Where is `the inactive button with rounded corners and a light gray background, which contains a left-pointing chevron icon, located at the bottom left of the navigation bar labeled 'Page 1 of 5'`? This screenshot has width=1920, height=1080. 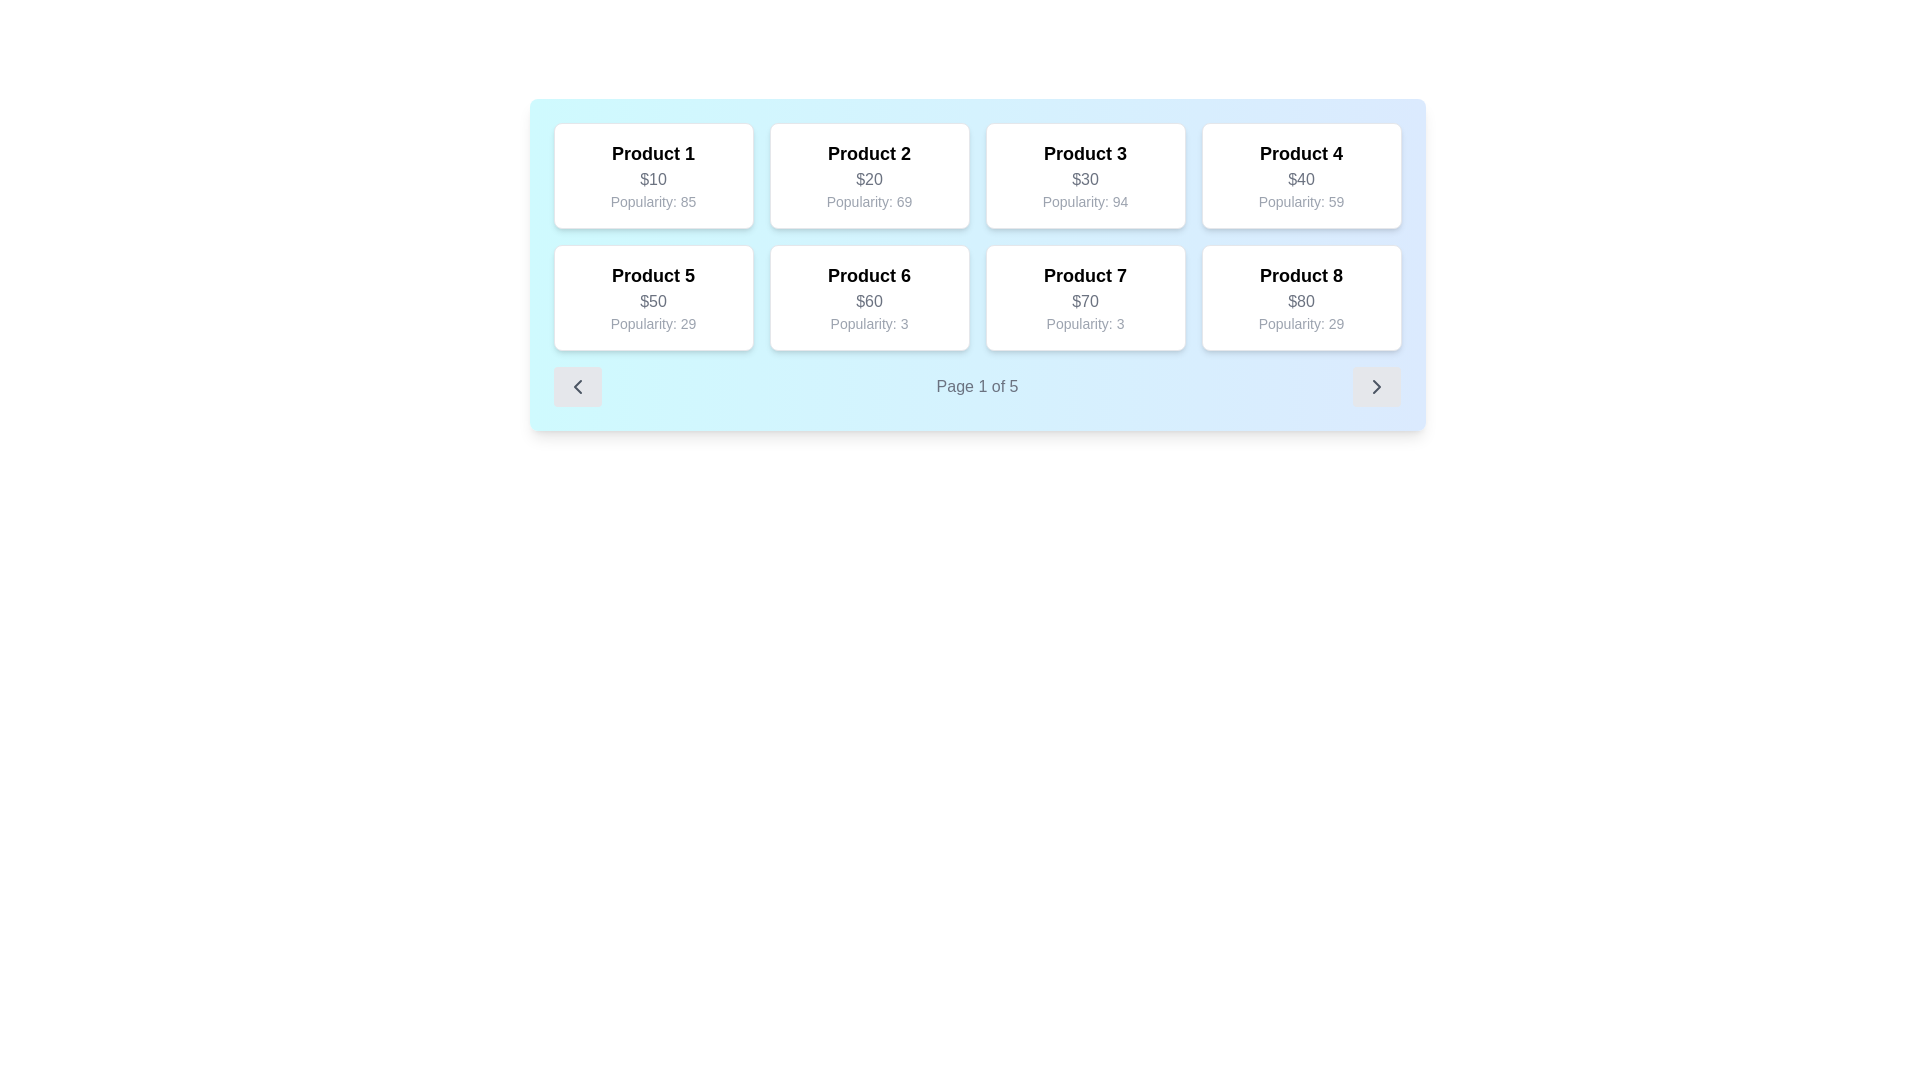 the inactive button with rounded corners and a light gray background, which contains a left-pointing chevron icon, located at the bottom left of the navigation bar labeled 'Page 1 of 5' is located at coordinates (576, 386).